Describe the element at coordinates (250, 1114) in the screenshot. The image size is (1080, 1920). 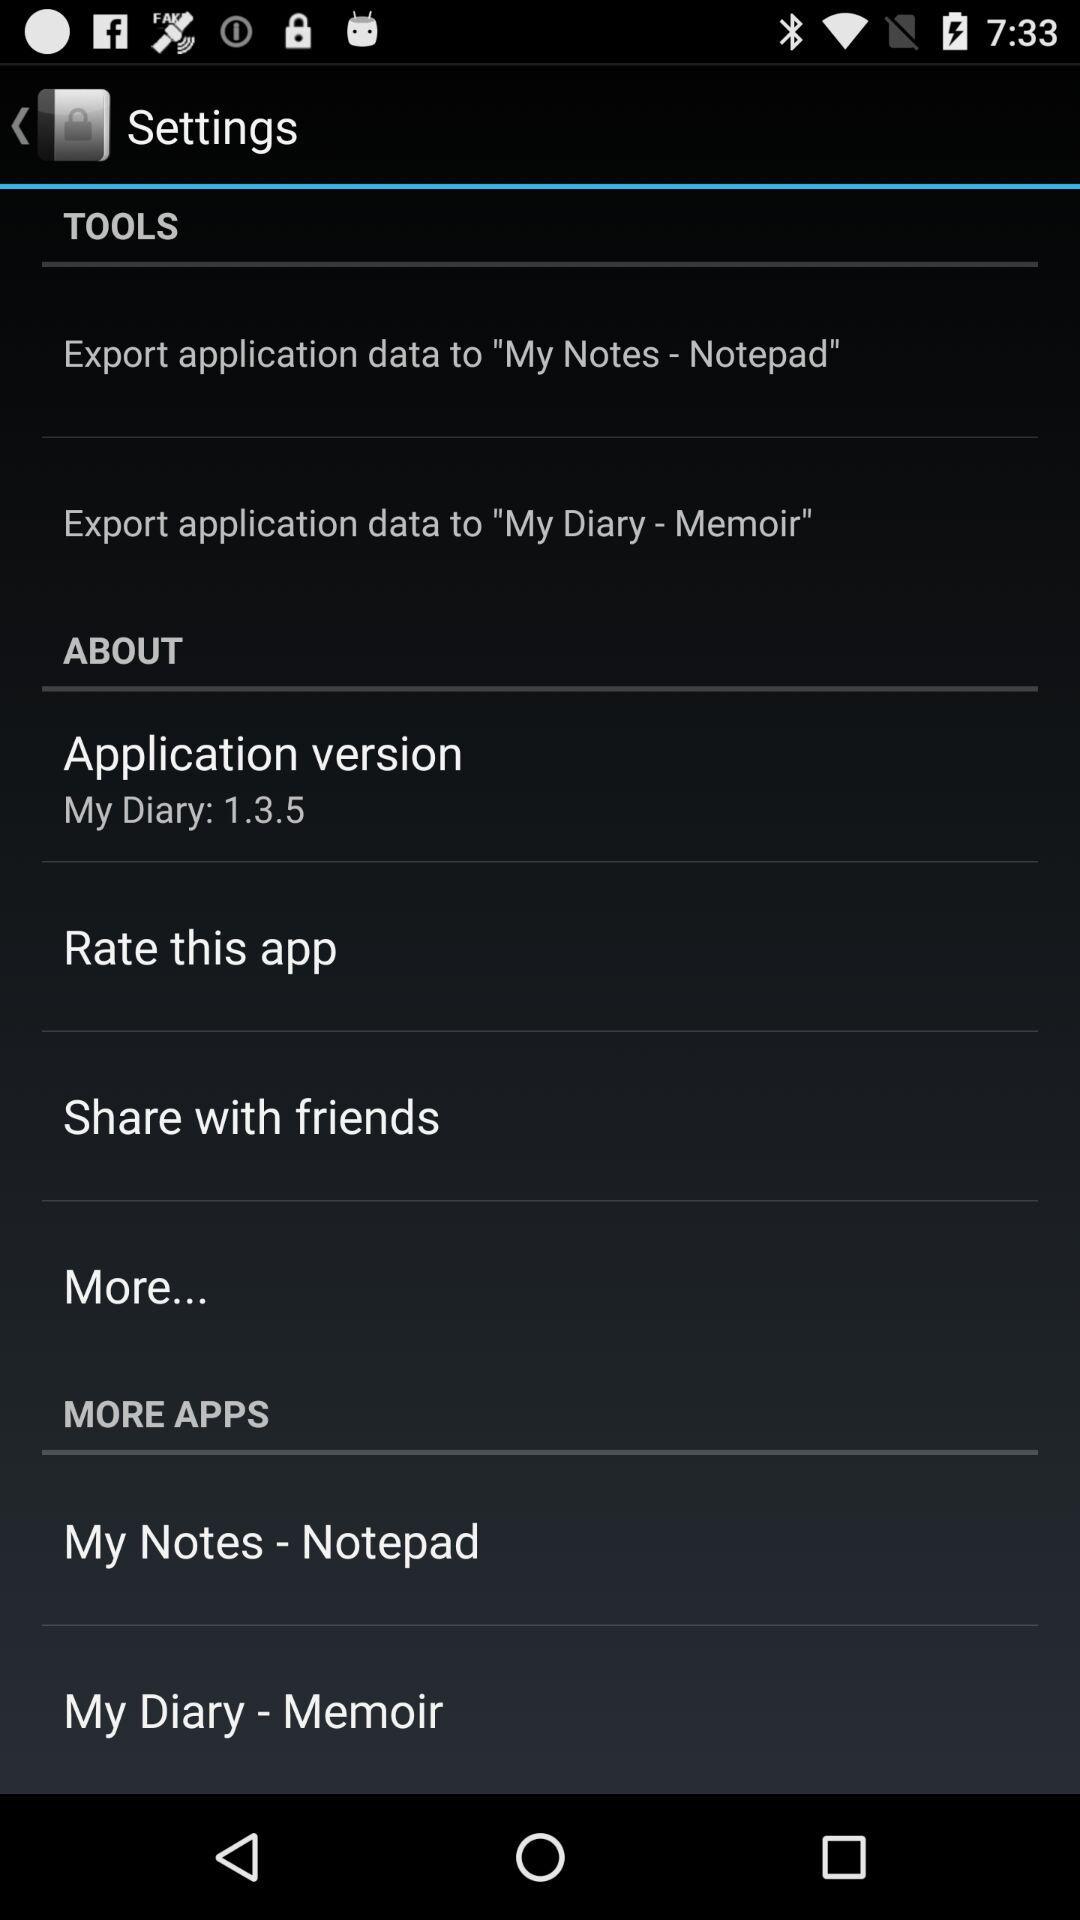
I see `the share with friends item` at that location.